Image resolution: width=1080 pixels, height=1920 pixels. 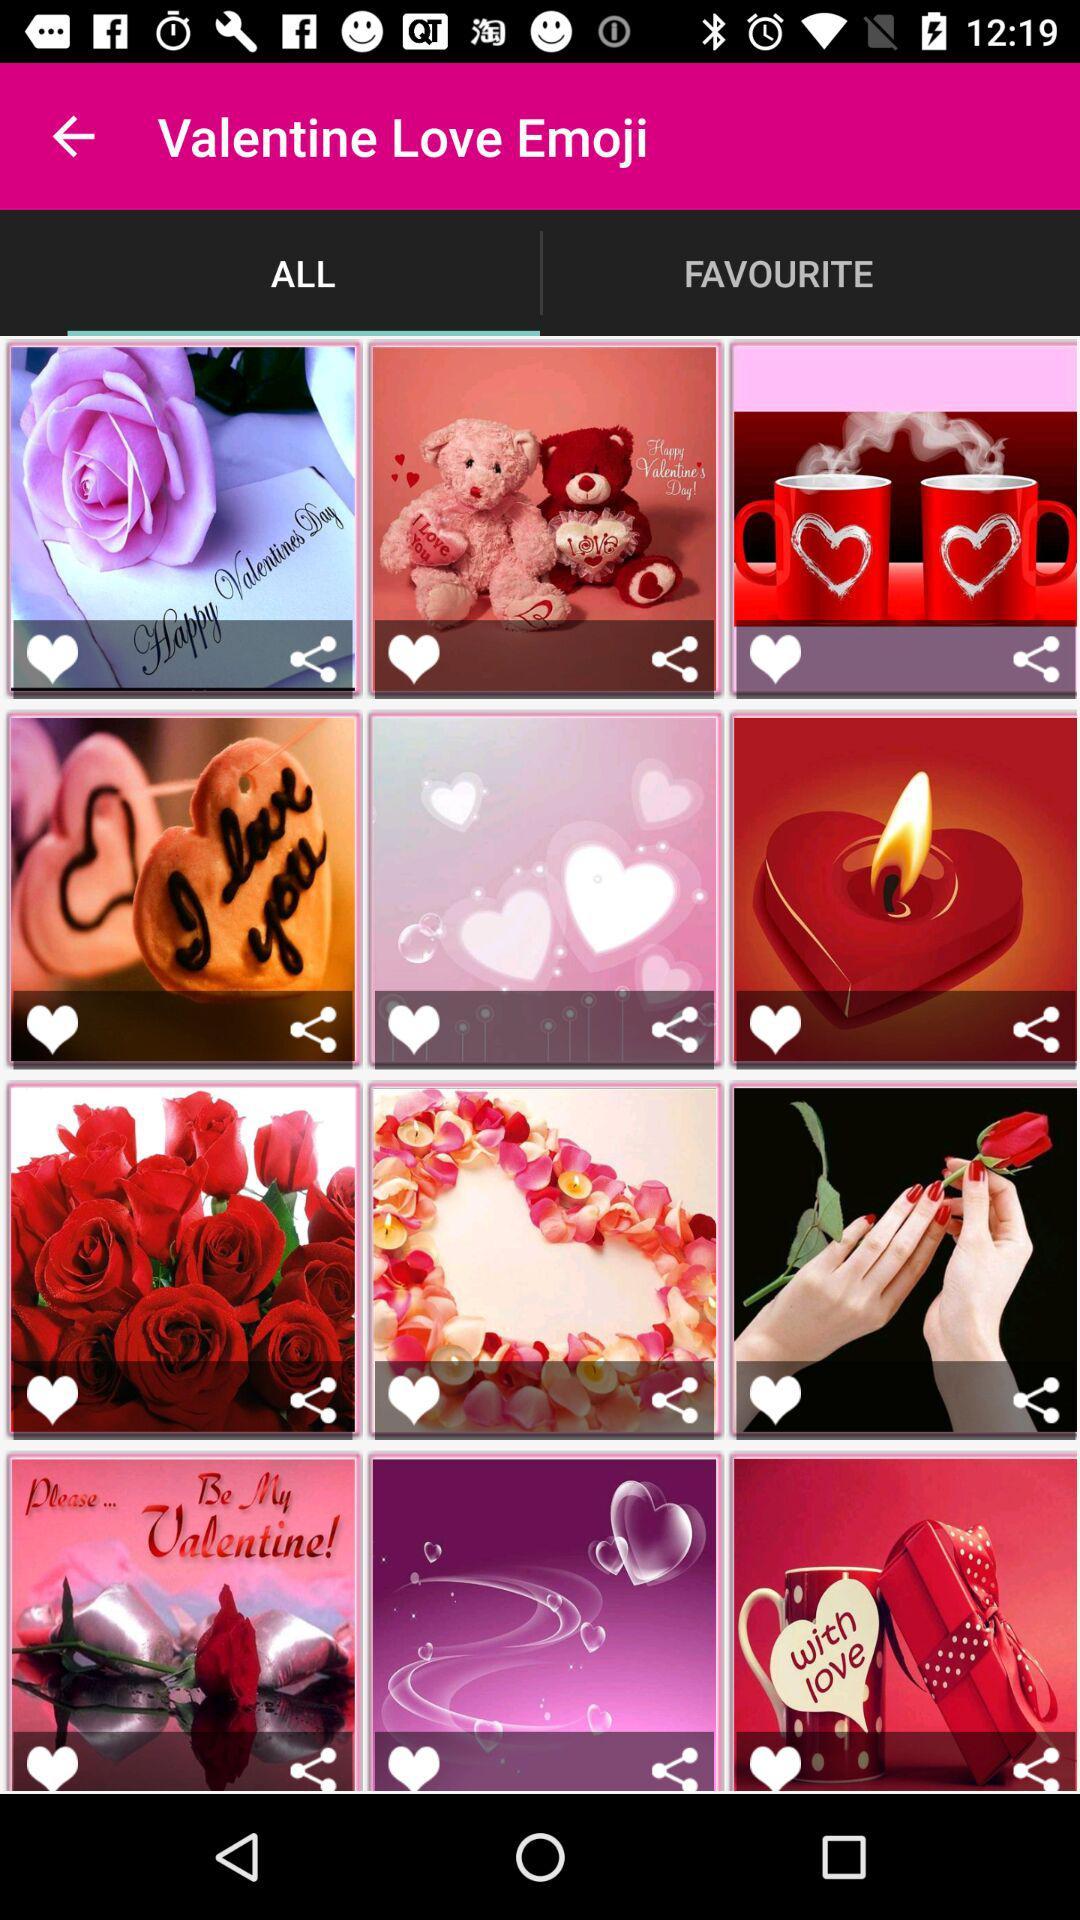 What do you see at coordinates (774, 1029) in the screenshot?
I see `like emoji` at bounding box center [774, 1029].